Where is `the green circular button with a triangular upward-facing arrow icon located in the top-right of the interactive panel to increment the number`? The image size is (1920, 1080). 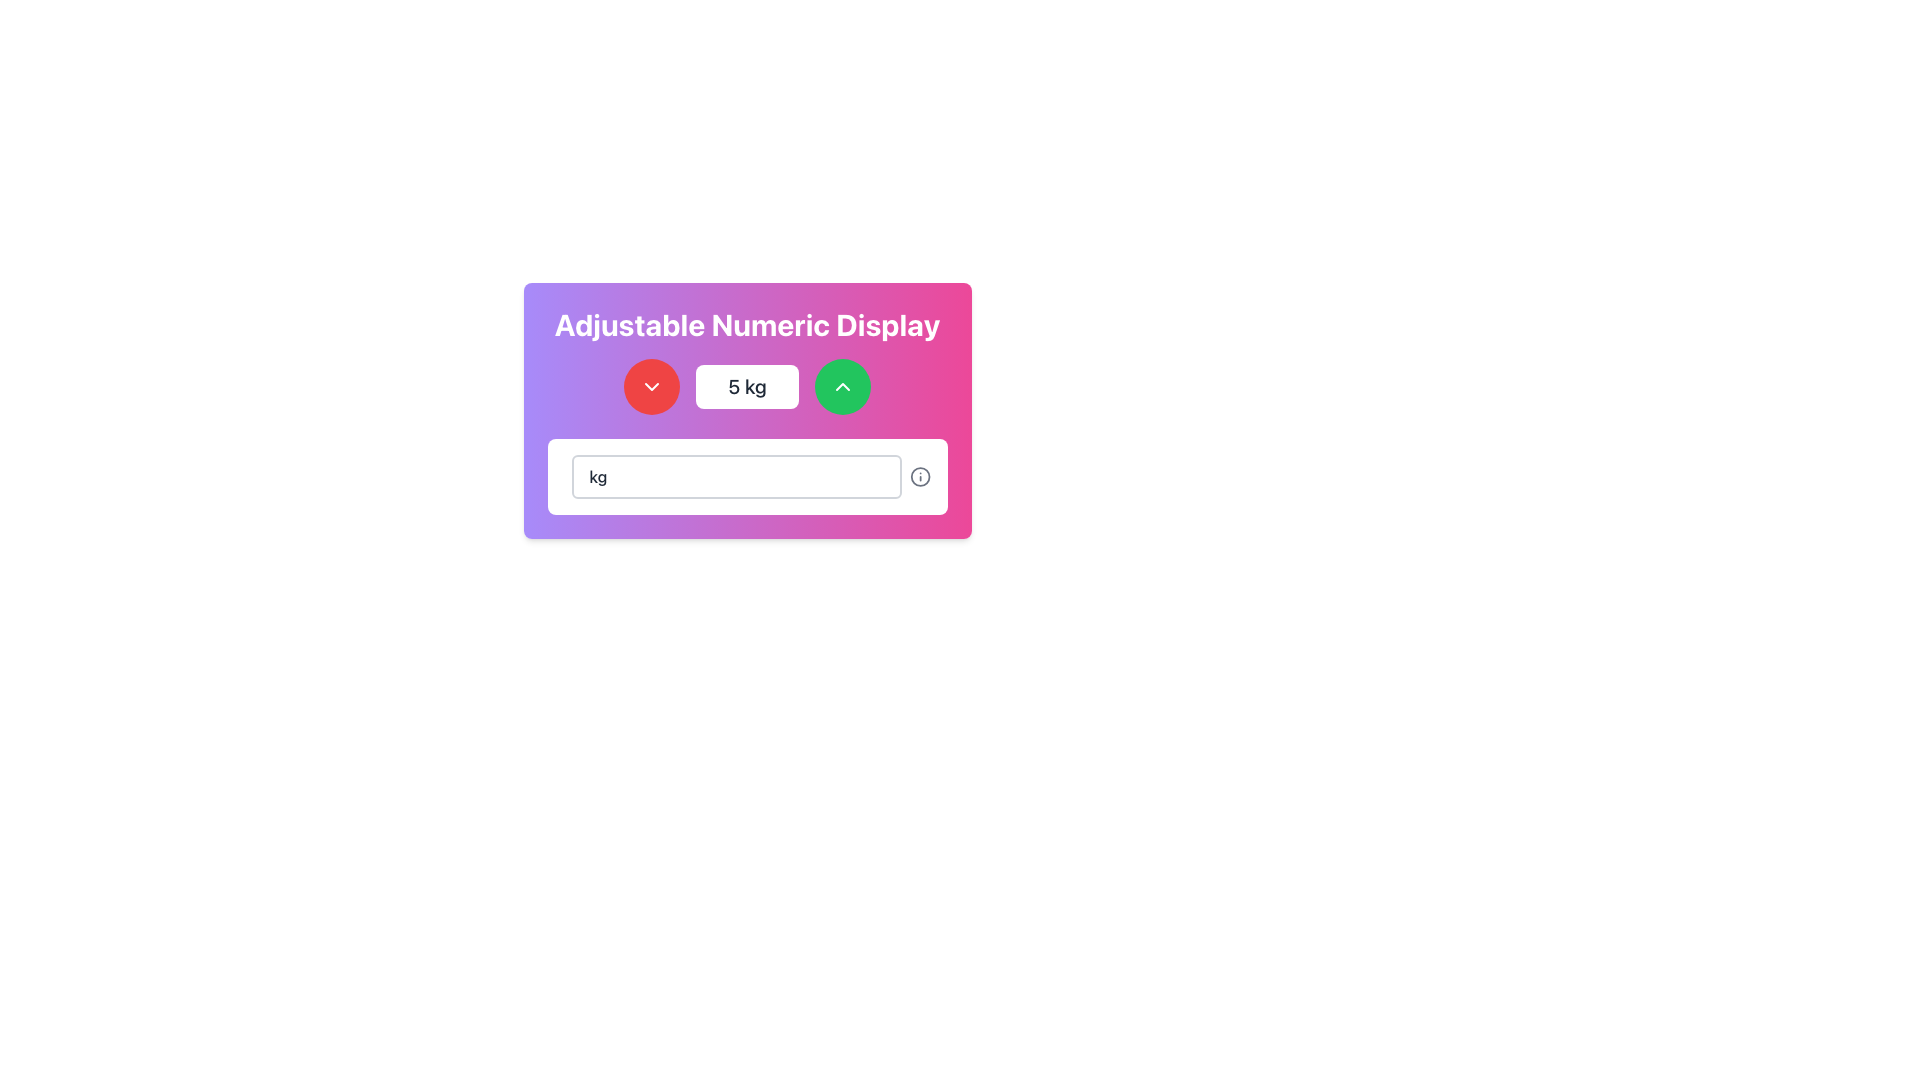
the green circular button with a triangular upward-facing arrow icon located in the top-right of the interactive panel to increment the number is located at coordinates (842, 386).